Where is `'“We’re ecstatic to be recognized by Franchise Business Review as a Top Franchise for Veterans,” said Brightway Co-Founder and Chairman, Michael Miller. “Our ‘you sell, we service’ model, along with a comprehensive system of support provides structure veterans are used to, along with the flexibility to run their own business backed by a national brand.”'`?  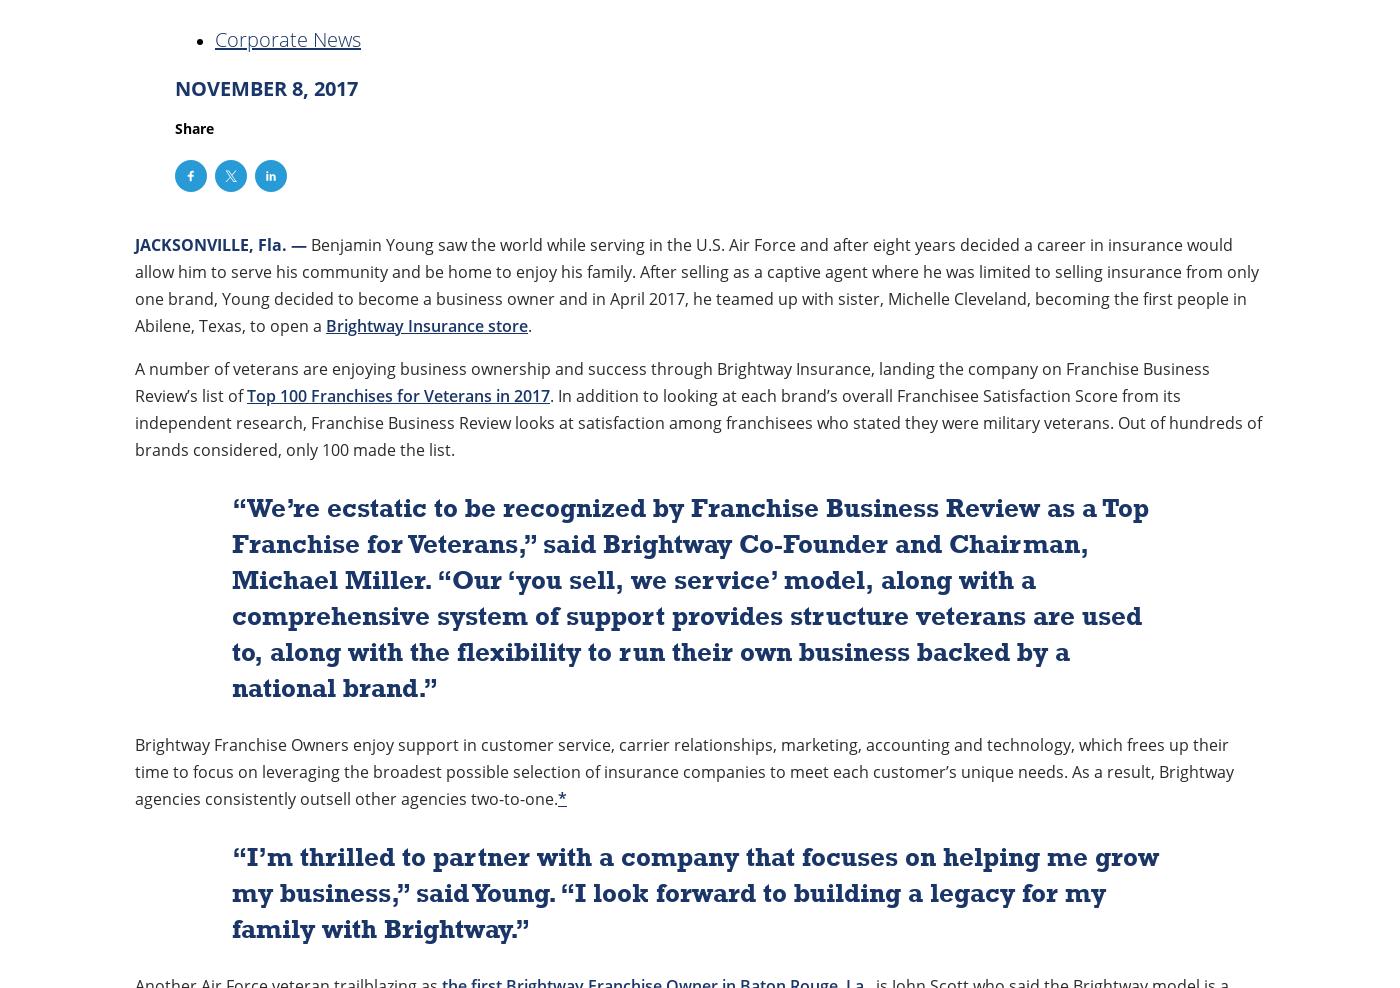 '“We’re ecstatic to be recognized by Franchise Business Review as a Top Franchise for Veterans,” said Brightway Co-Founder and Chairman, Michael Miller. “Our ‘you sell, we service’ model, along with a comprehensive system of support provides structure veterans are used to, along with the flexibility to run their own business backed by a national brand.”' is located at coordinates (689, 597).